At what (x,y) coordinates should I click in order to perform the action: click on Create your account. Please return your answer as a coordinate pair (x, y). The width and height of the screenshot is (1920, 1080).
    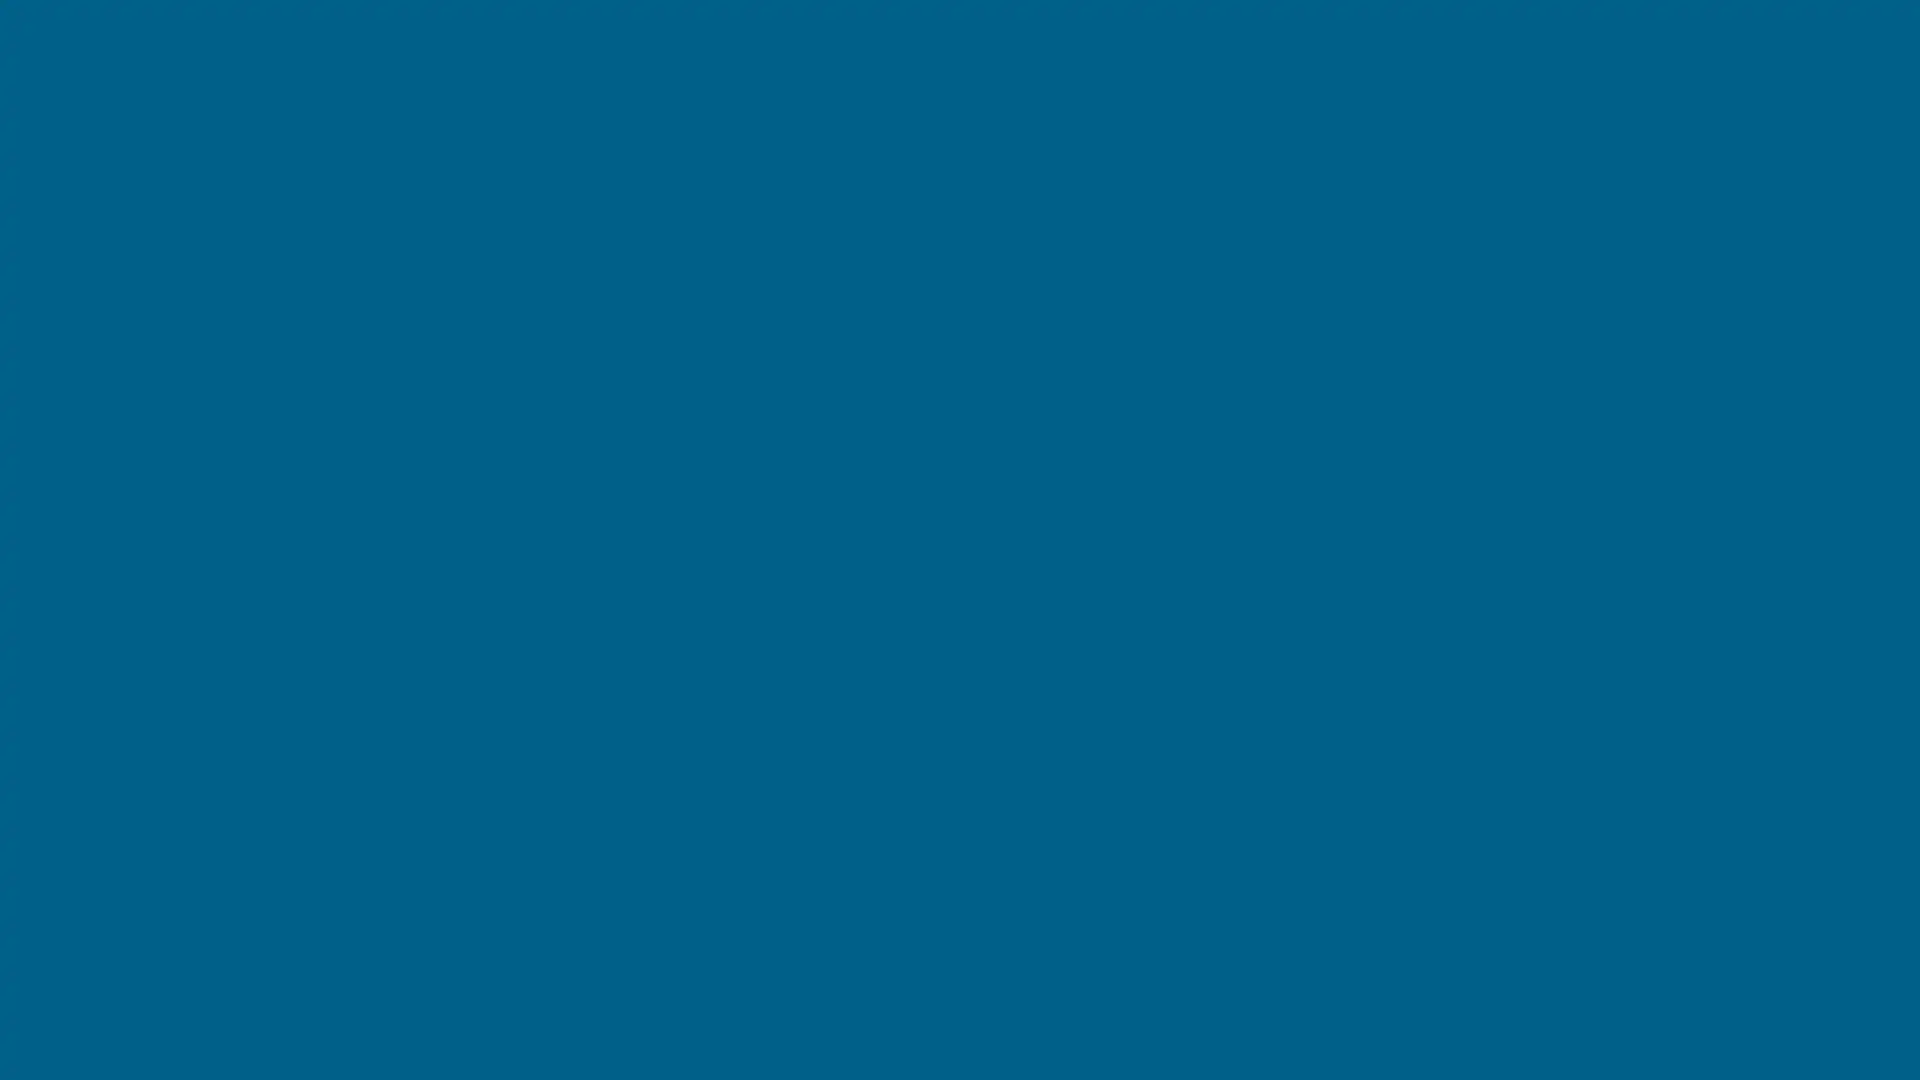
    Looking at the image, I should click on (960, 486).